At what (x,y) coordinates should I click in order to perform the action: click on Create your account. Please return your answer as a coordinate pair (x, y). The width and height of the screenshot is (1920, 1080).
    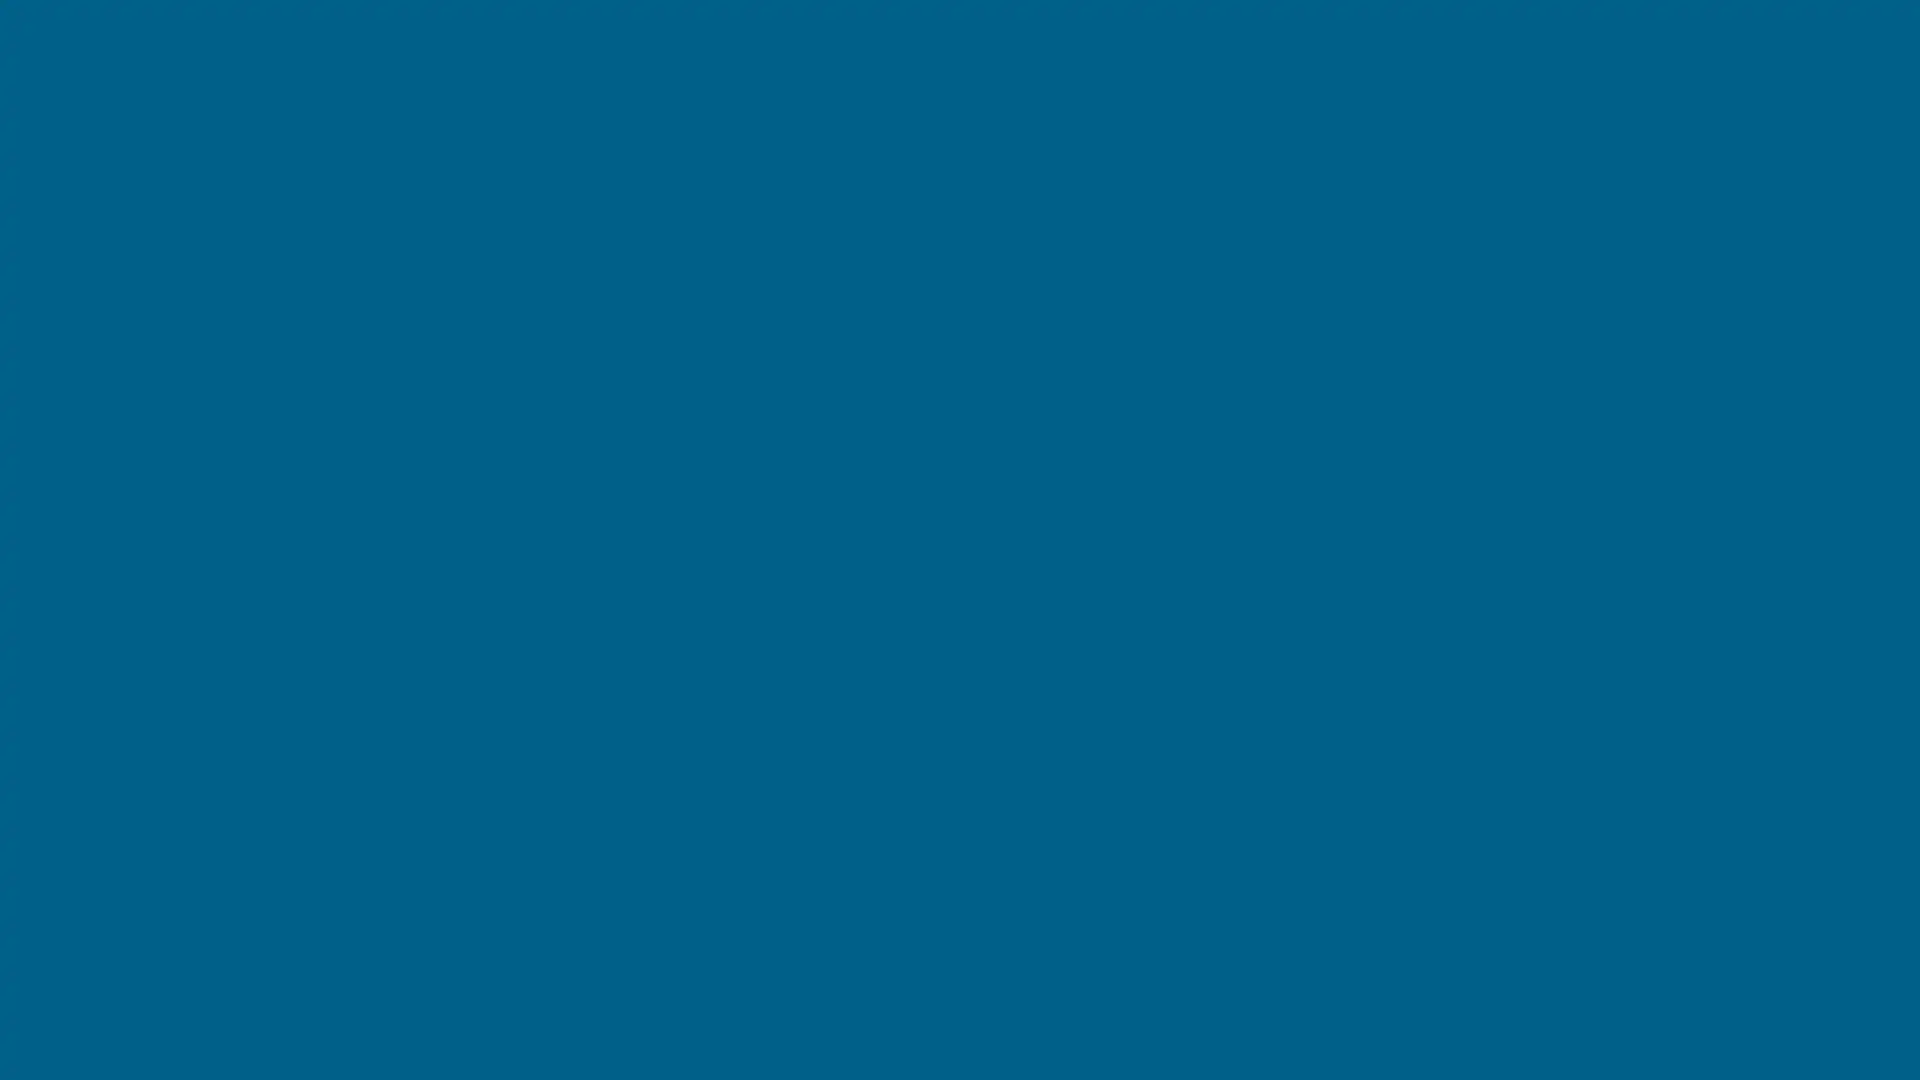
    Looking at the image, I should click on (960, 486).